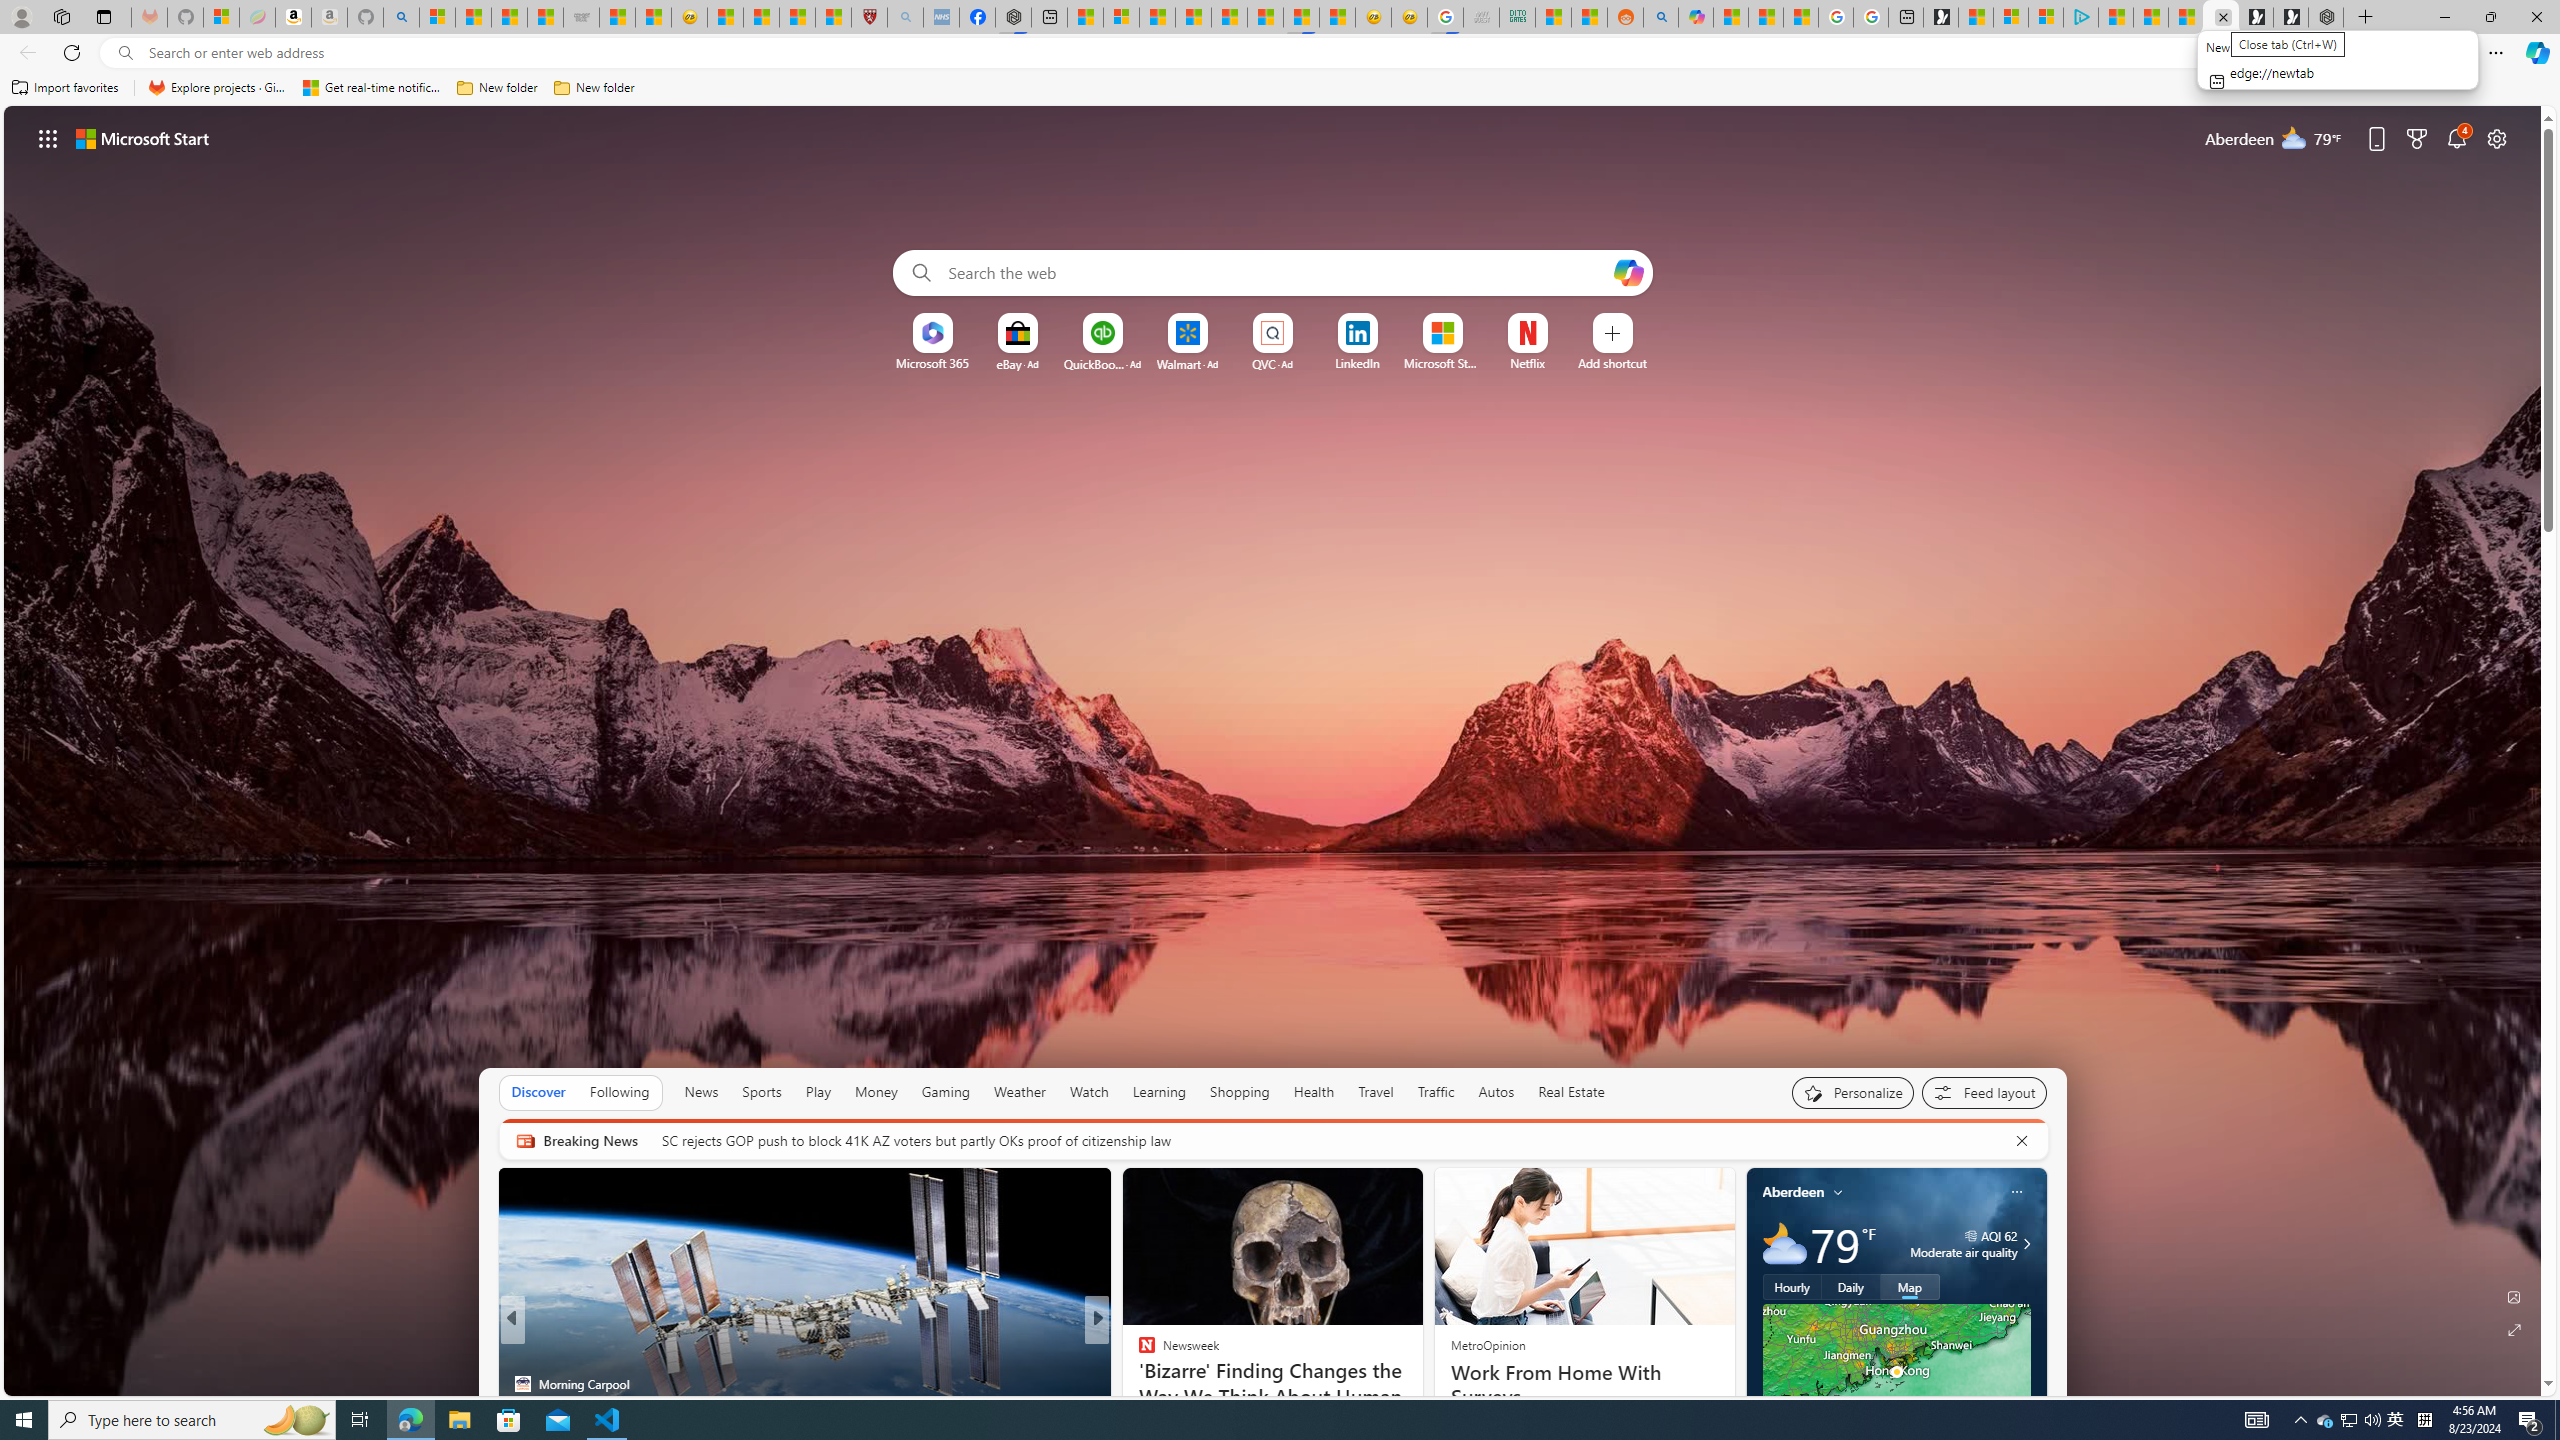  Describe the element at coordinates (1793, 1191) in the screenshot. I see `'Aberdeen'` at that location.